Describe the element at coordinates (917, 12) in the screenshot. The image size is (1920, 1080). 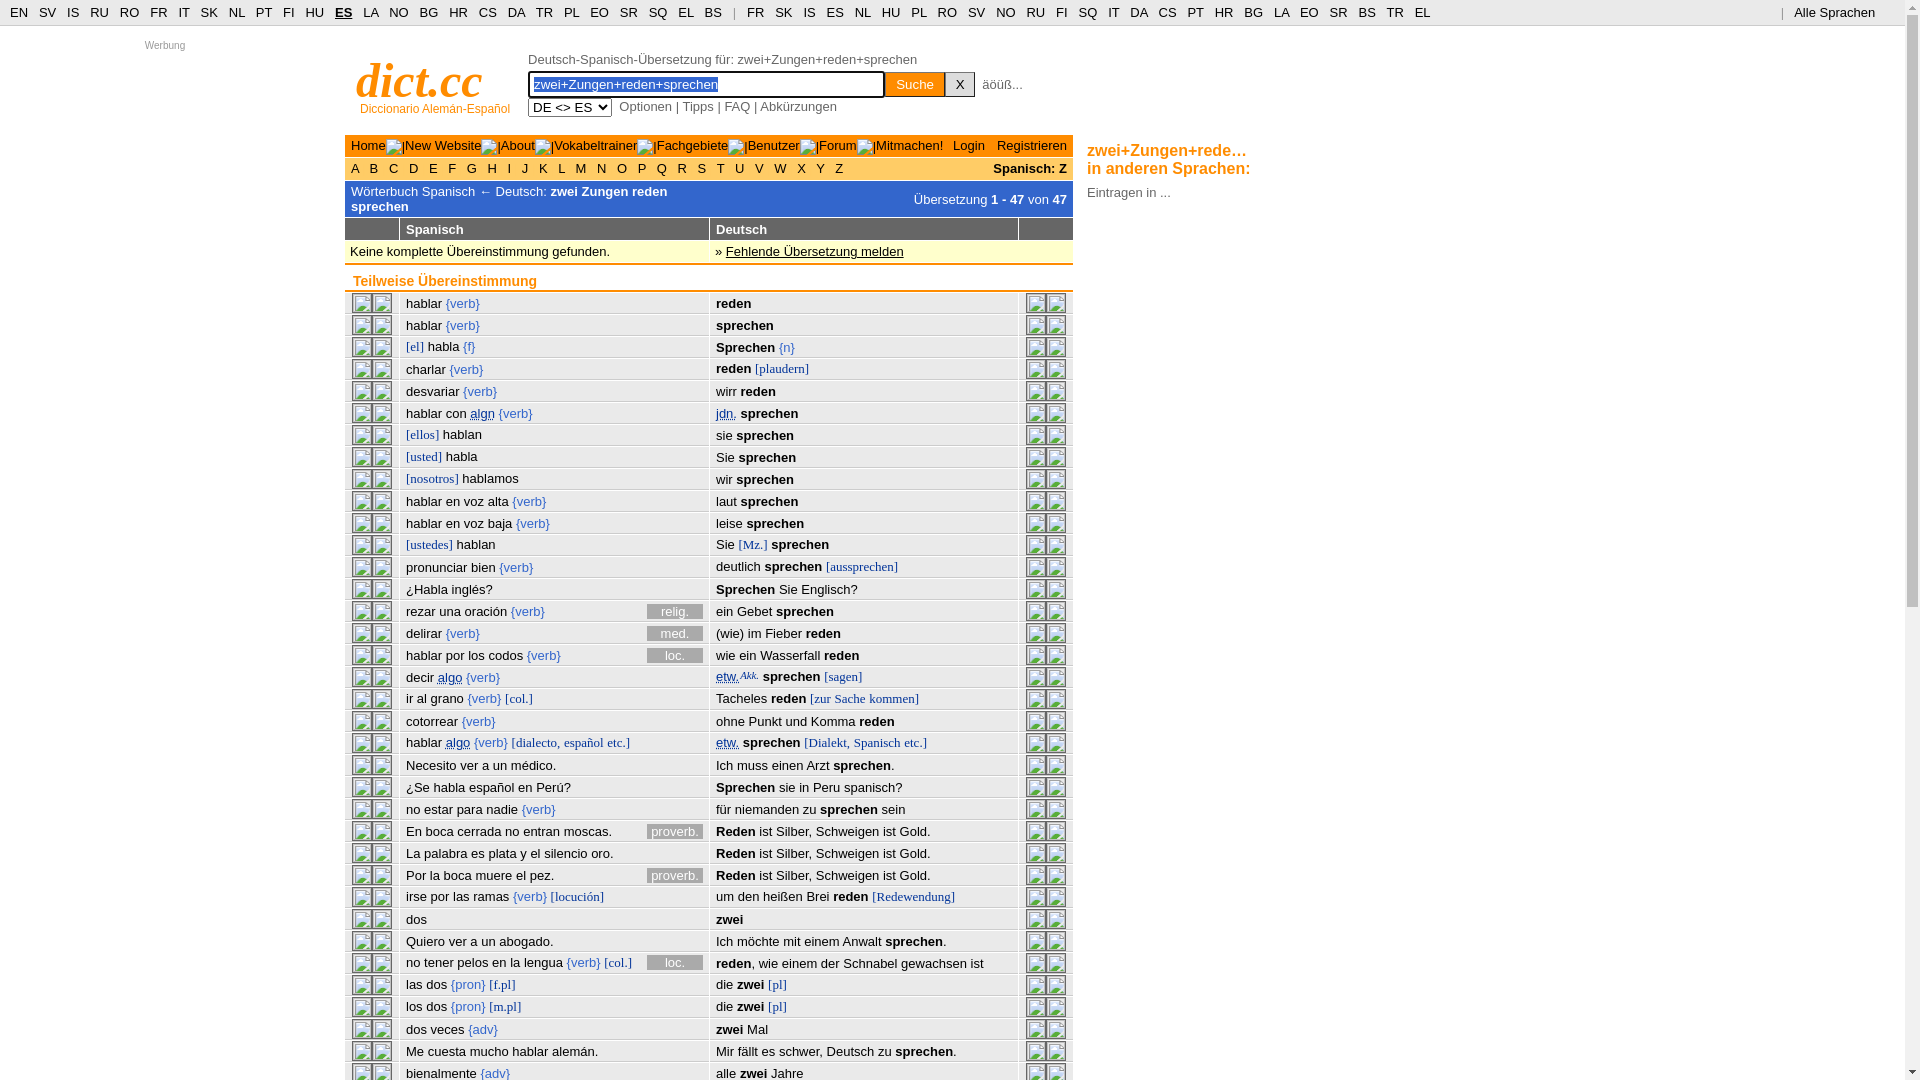
I see `'PL'` at that location.